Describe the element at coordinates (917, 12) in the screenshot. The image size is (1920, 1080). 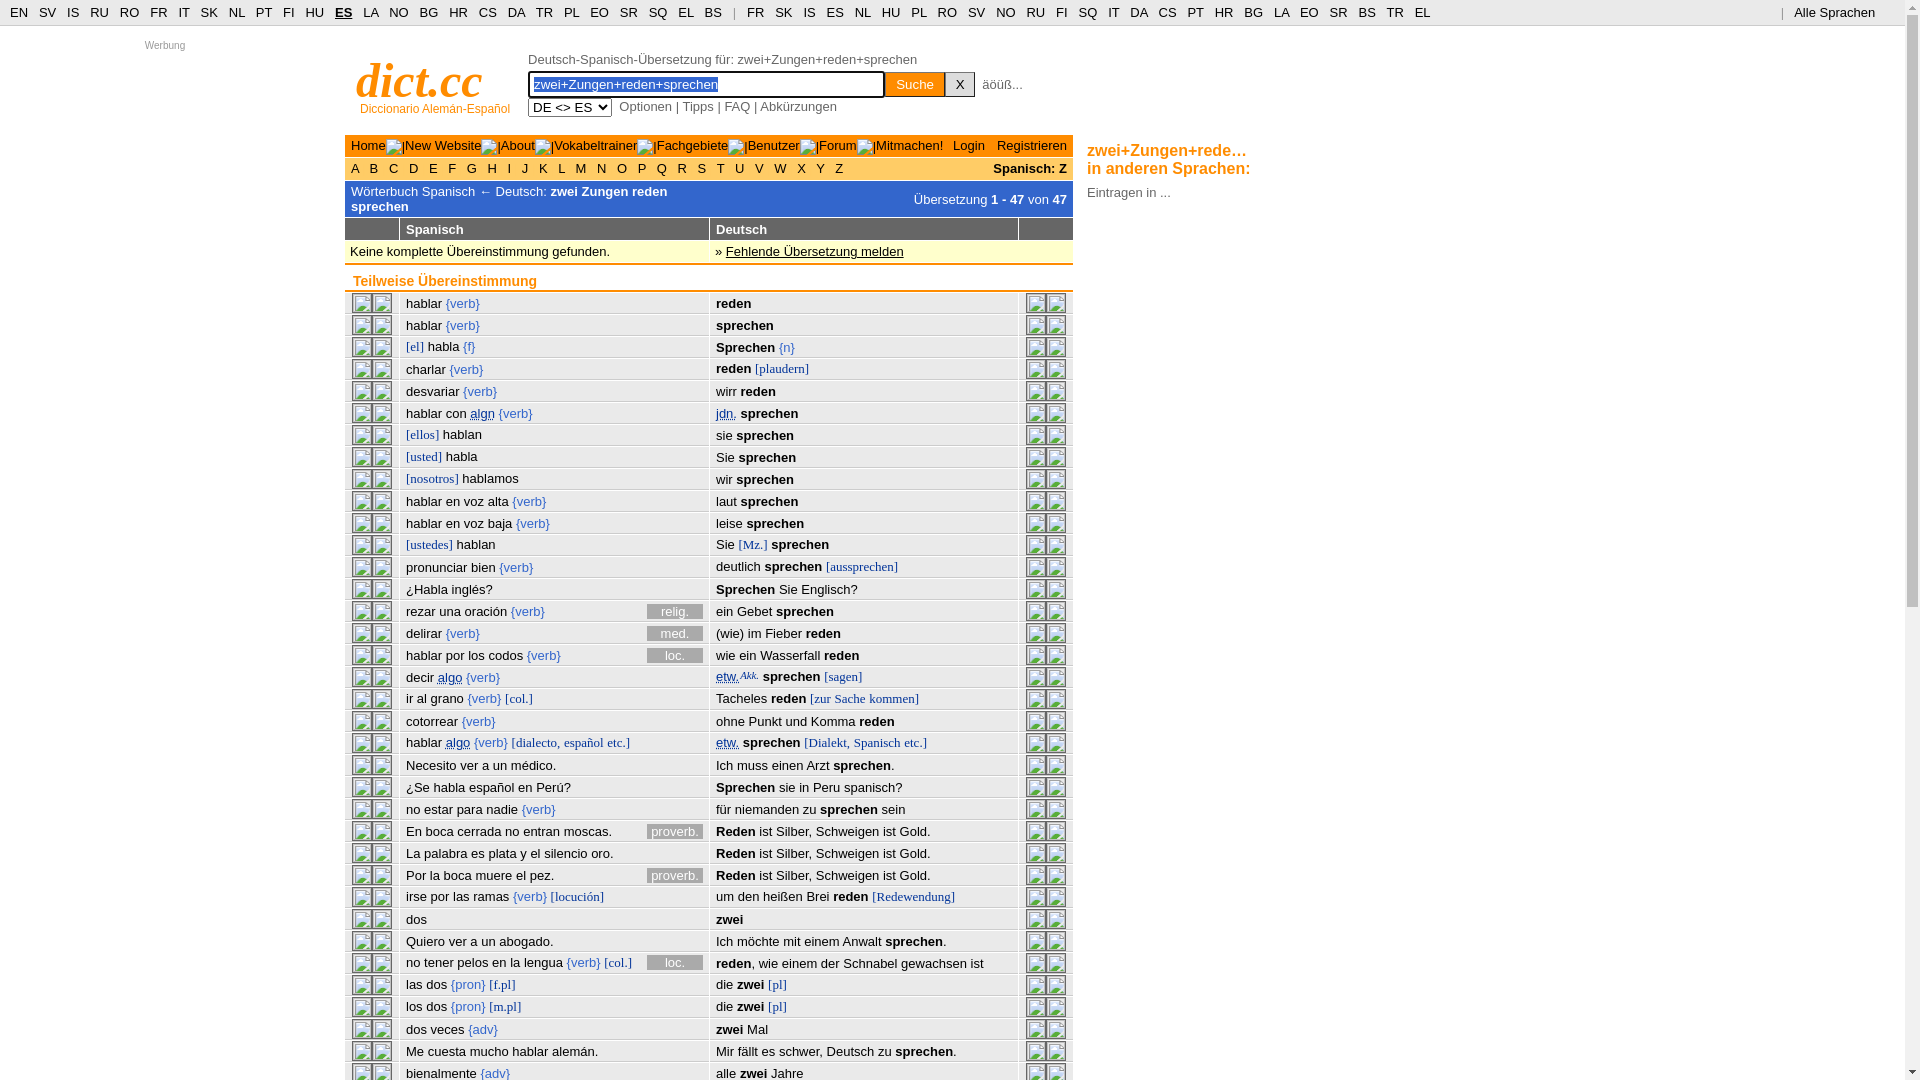
I see `'PL'` at that location.